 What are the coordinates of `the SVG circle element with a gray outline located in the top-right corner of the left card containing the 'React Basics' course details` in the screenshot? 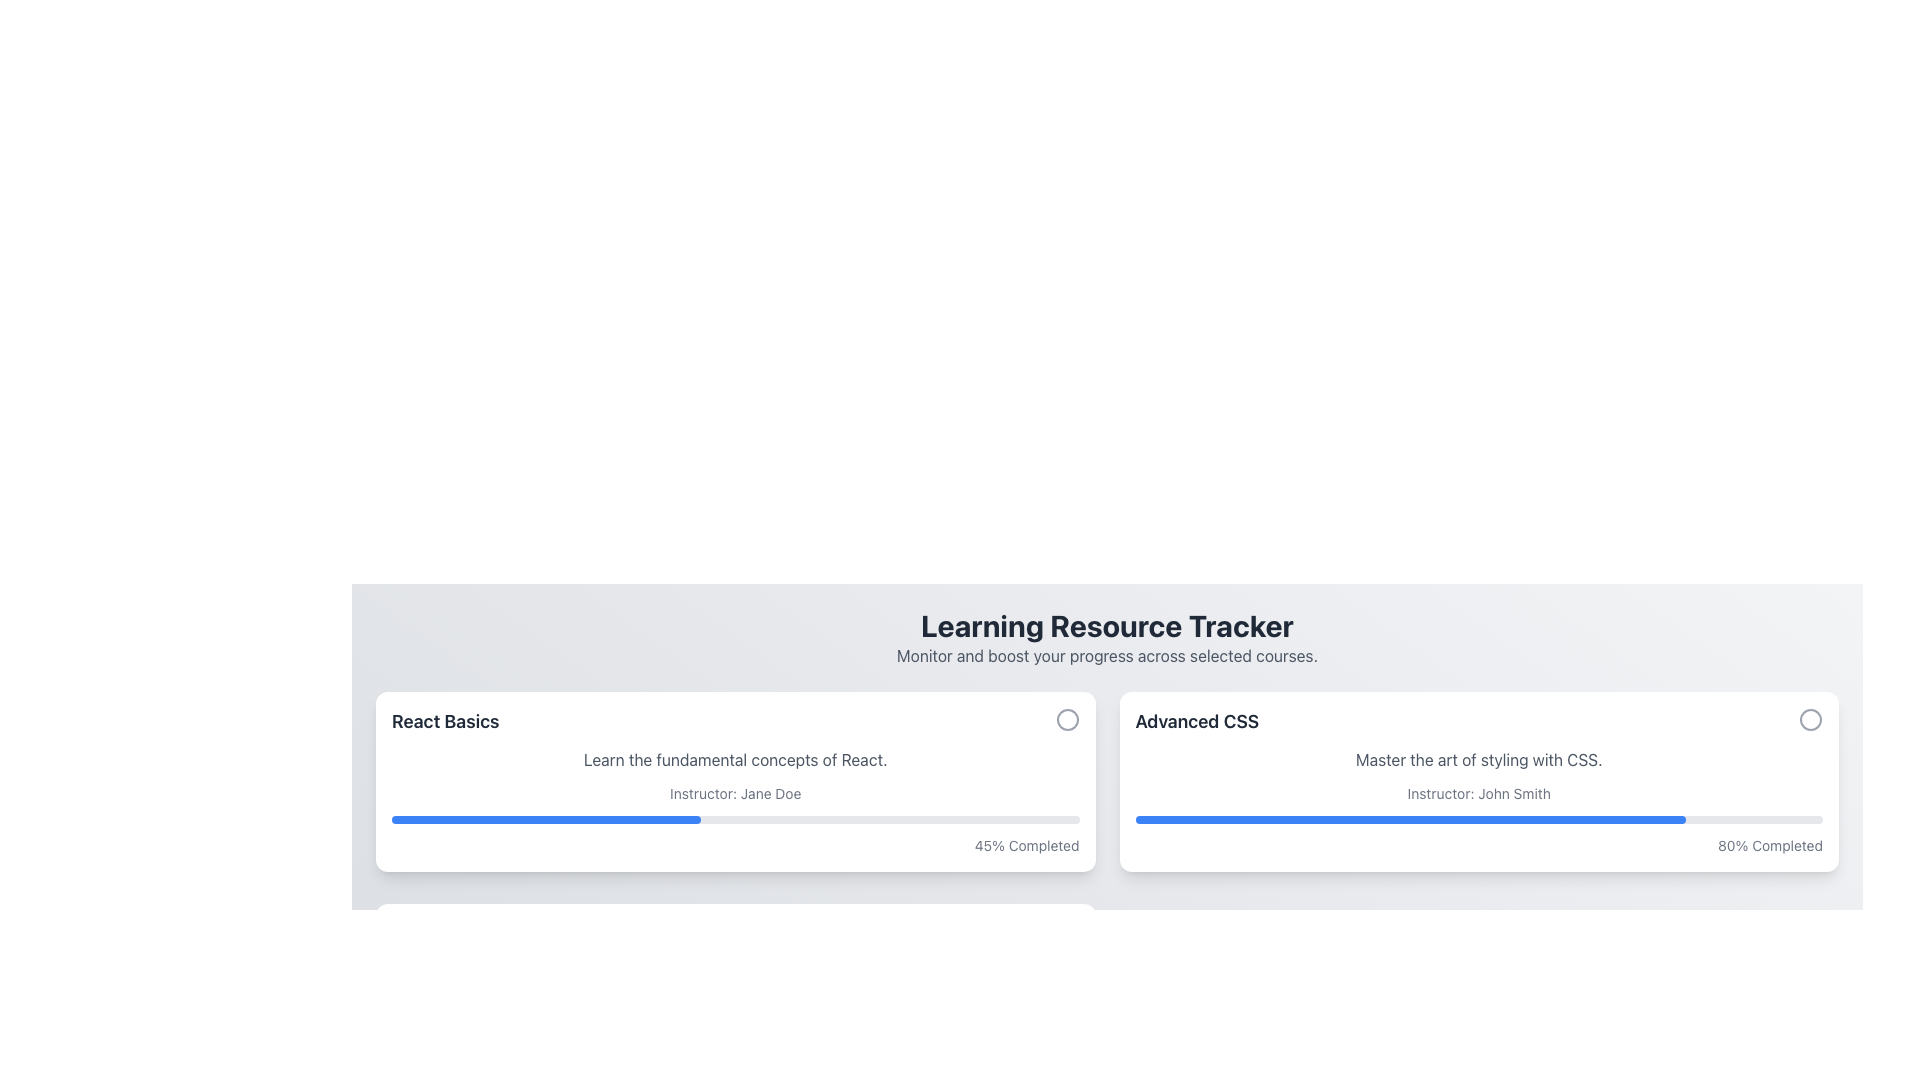 It's located at (1066, 720).